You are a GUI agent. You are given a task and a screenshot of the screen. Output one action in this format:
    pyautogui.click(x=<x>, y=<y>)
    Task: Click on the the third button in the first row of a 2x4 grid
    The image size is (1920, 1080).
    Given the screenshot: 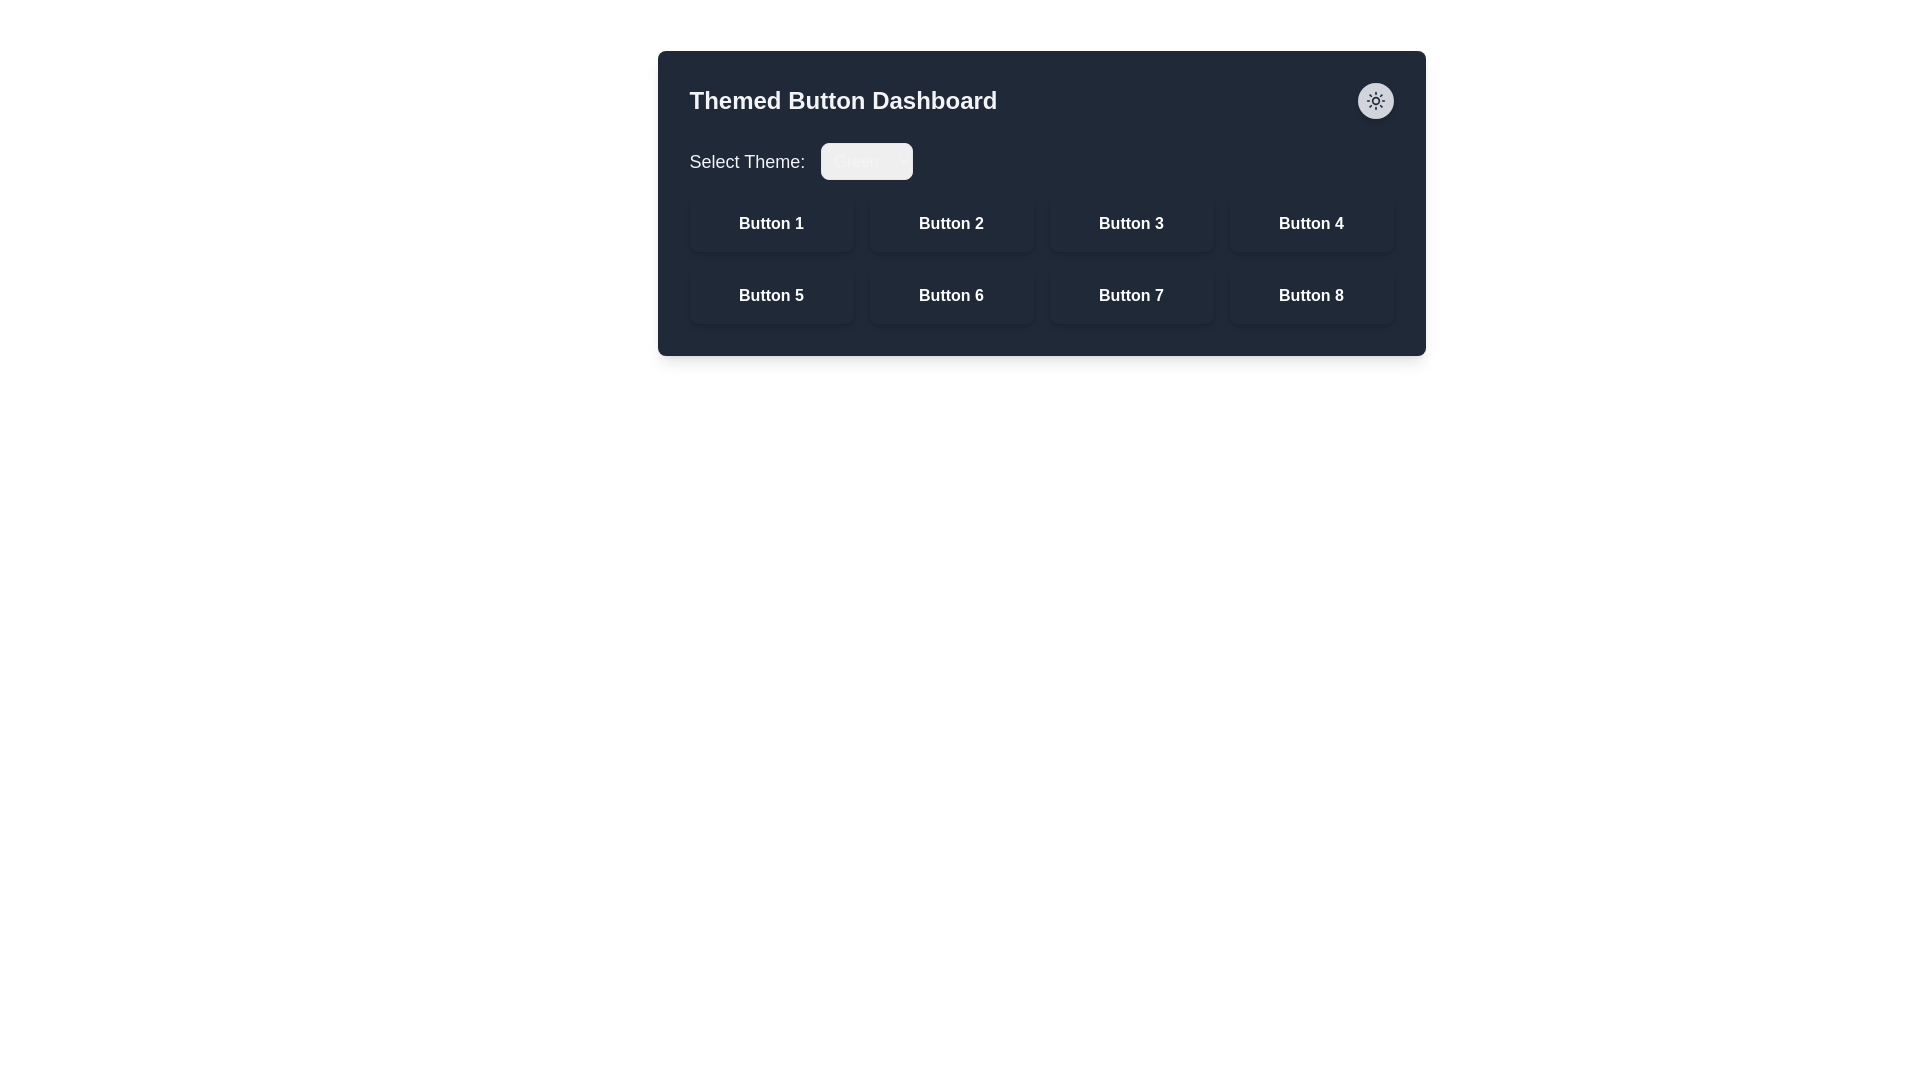 What is the action you would take?
    pyautogui.click(x=1131, y=223)
    